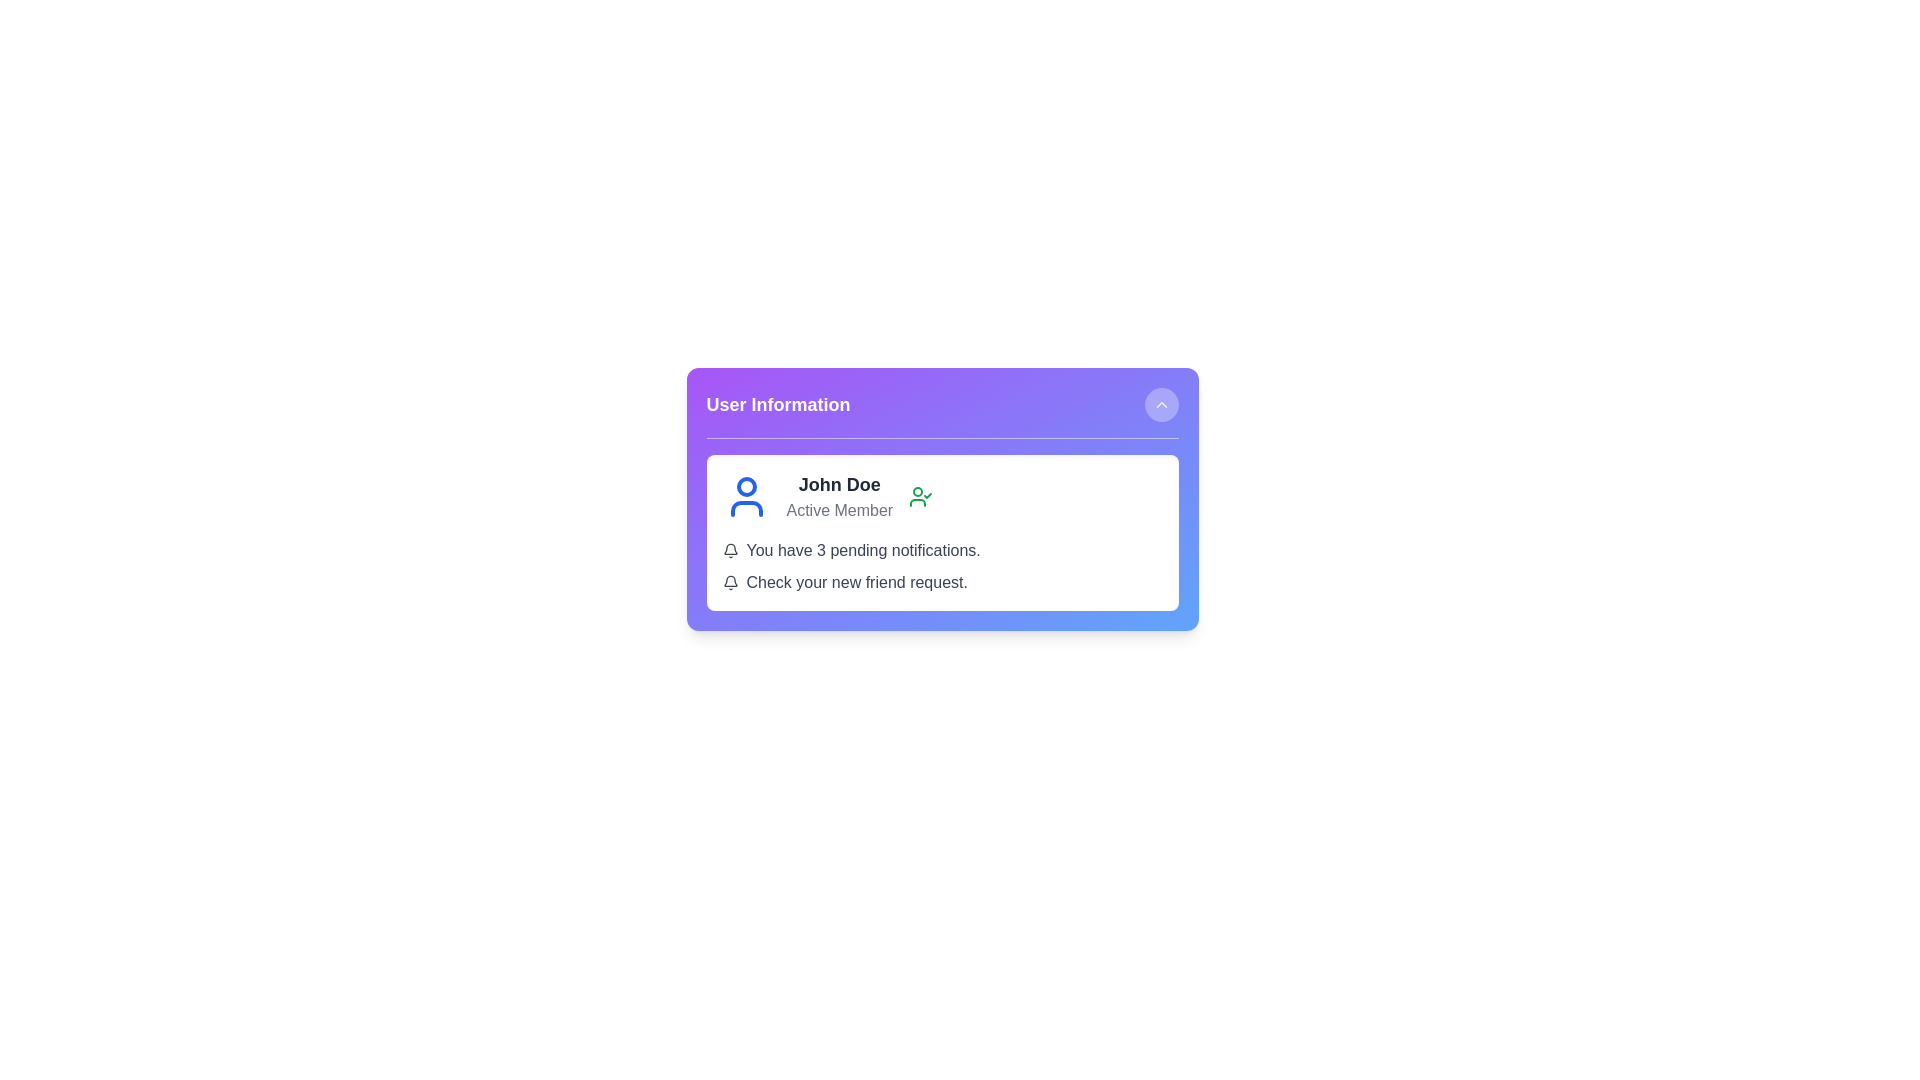 The height and width of the screenshot is (1080, 1920). Describe the element at coordinates (941, 551) in the screenshot. I see `the static text element stating 'You have 3 pending notifications', which is styled in gray and located below the 'John Doe' section` at that location.